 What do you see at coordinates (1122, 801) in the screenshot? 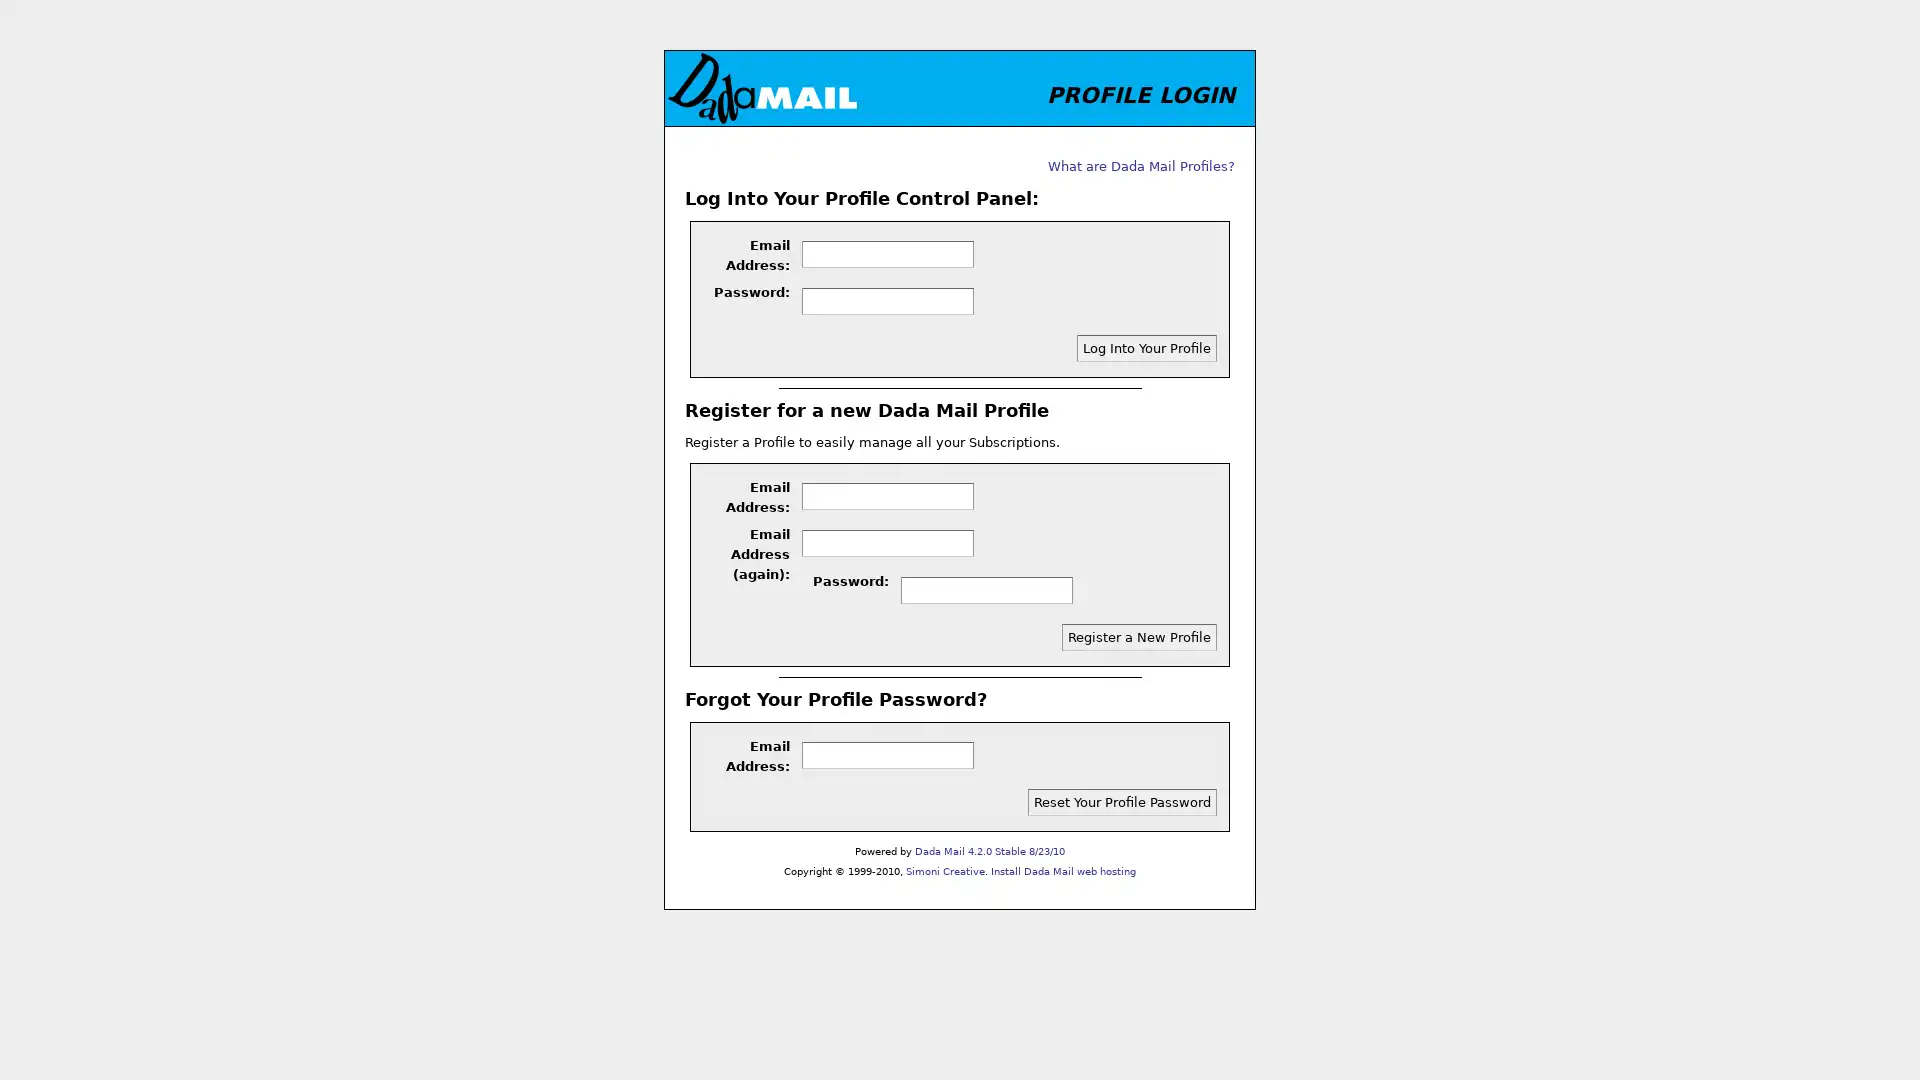
I see `Reset Your Profile Password` at bounding box center [1122, 801].